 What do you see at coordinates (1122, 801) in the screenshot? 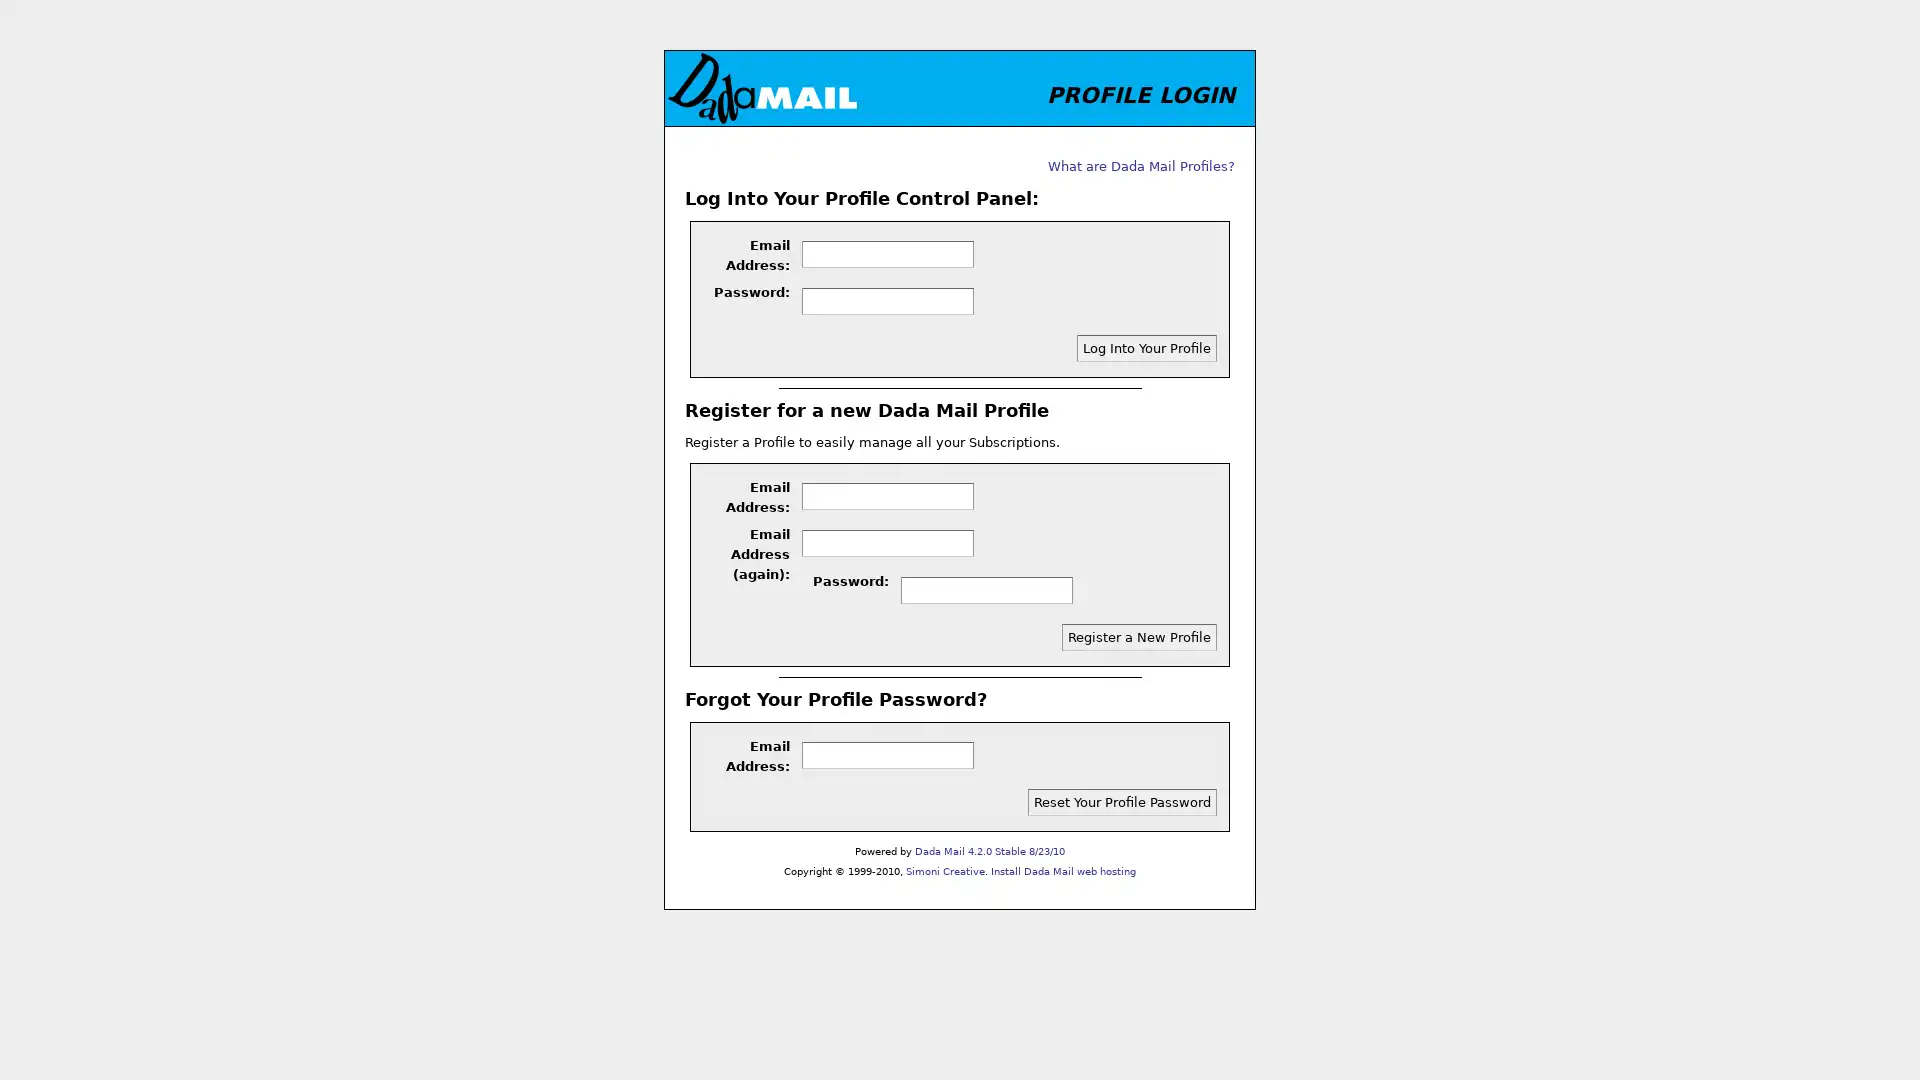
I see `Reset Your Profile Password` at bounding box center [1122, 801].